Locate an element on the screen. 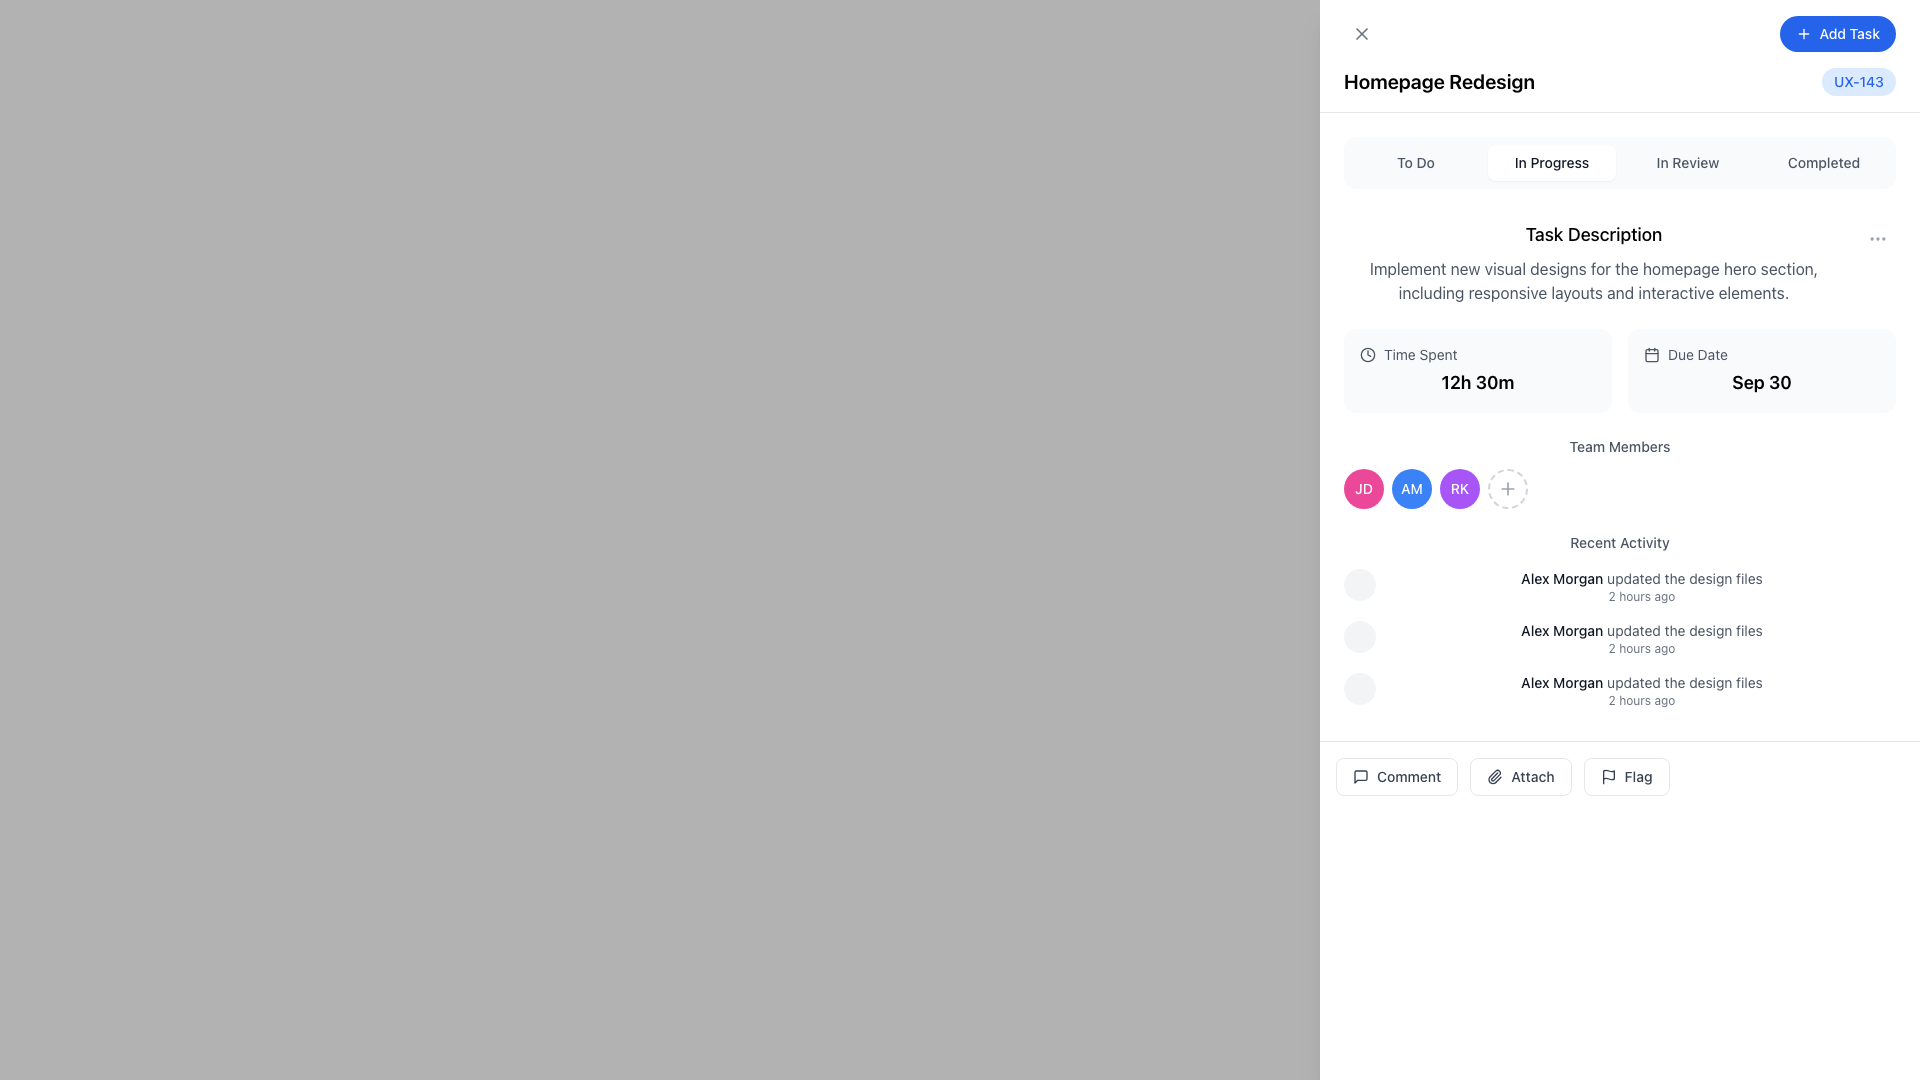 This screenshot has width=1920, height=1080. the flag button located as the third button from the left in a horizontal row at the bottom of the interface to mark or highlight the associated content is located at coordinates (1620, 775).